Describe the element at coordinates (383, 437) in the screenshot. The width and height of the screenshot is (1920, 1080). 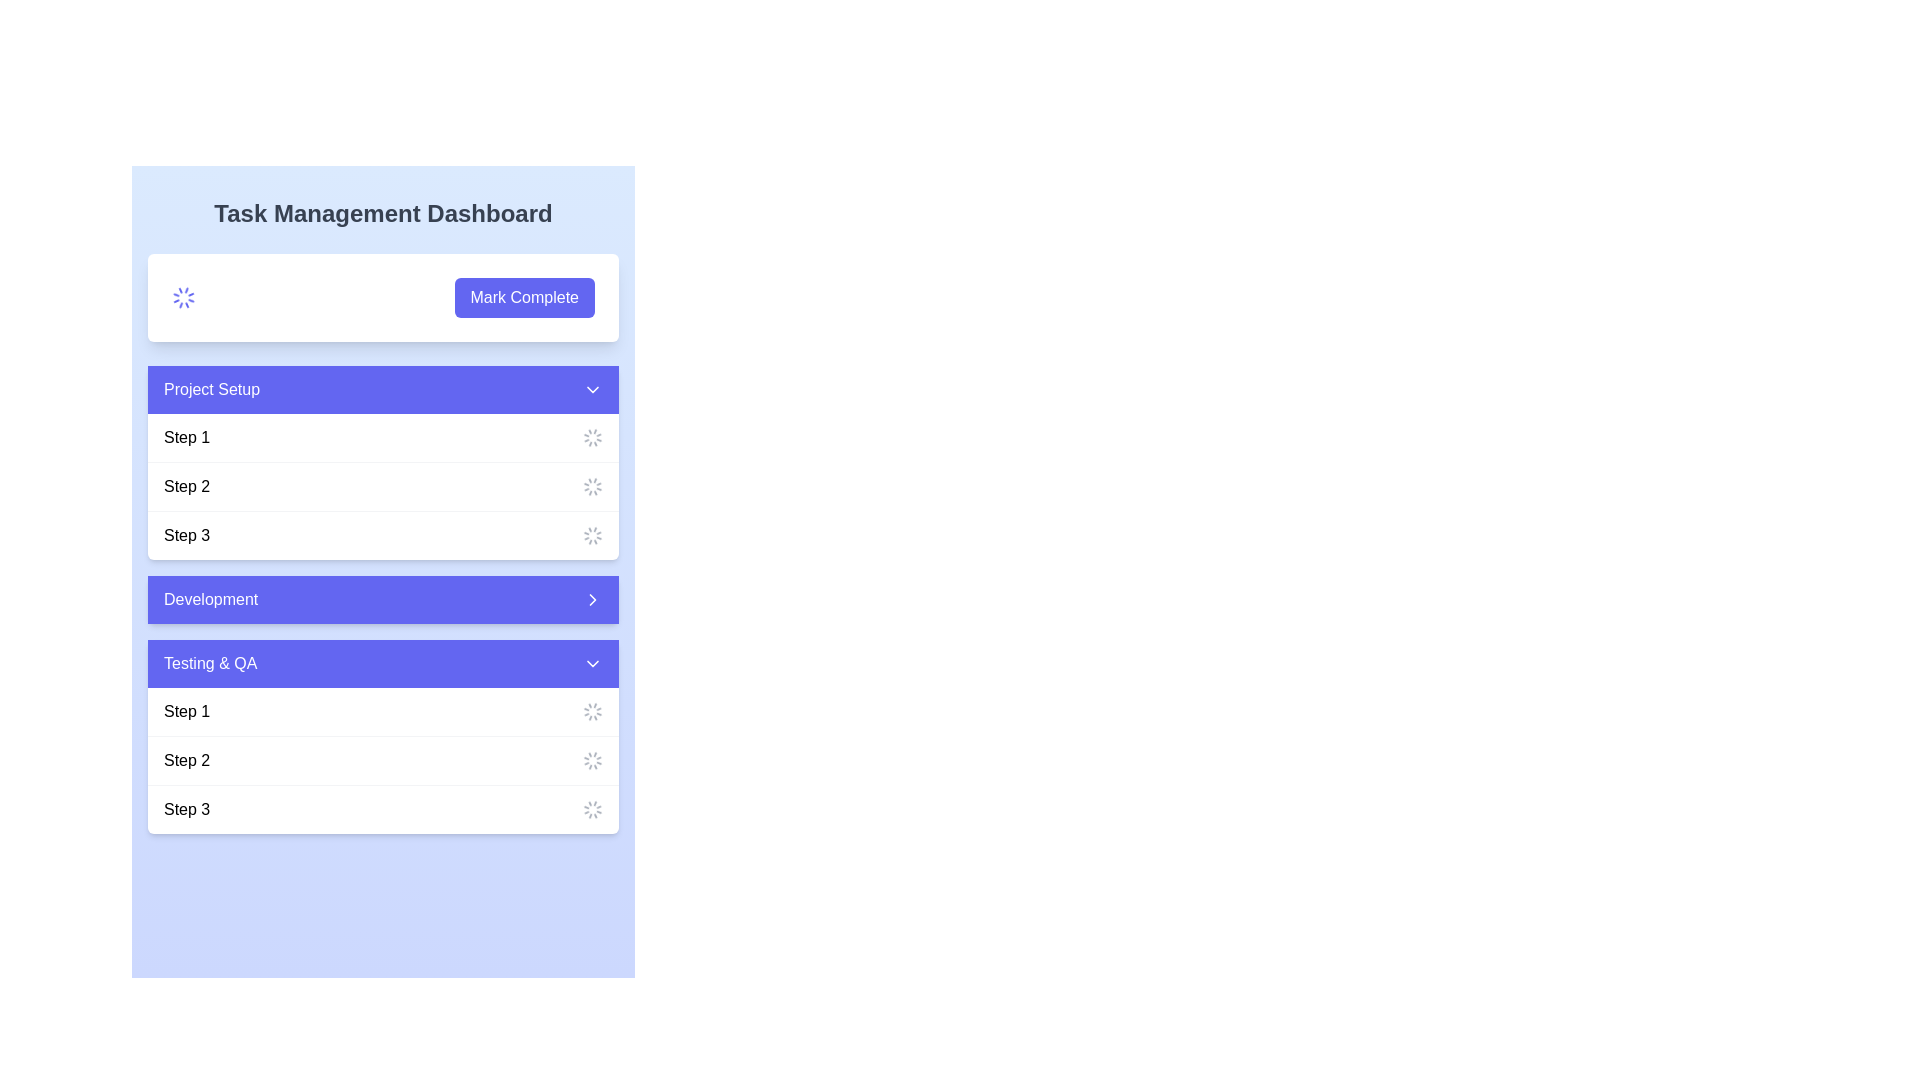
I see `the loading status of the first row in the 'Project Setup' section, which displays 'Step 1' on the left and a spinning loader icon on the right` at that location.